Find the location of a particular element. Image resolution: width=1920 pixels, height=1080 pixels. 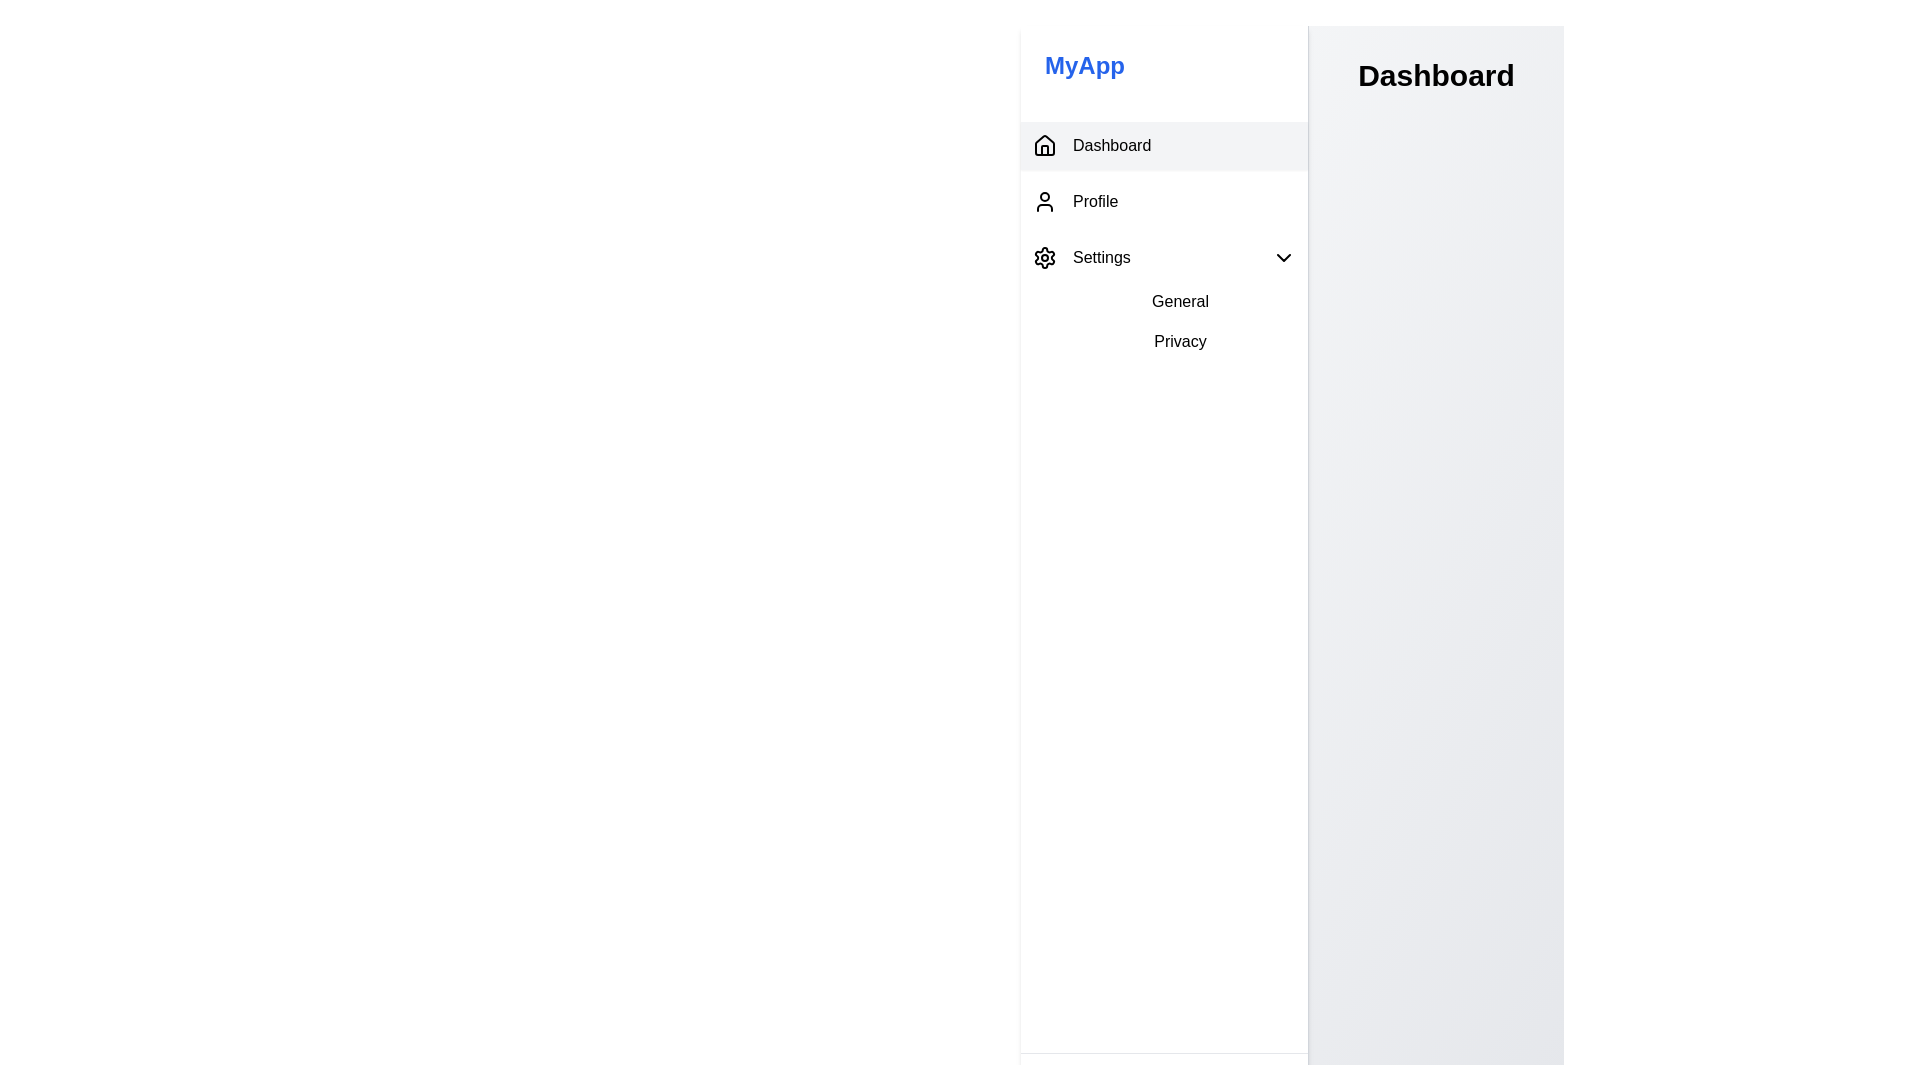

the 'General' or 'Privacy' option in the dropdown menu under the 'Settings' group is located at coordinates (1164, 320).